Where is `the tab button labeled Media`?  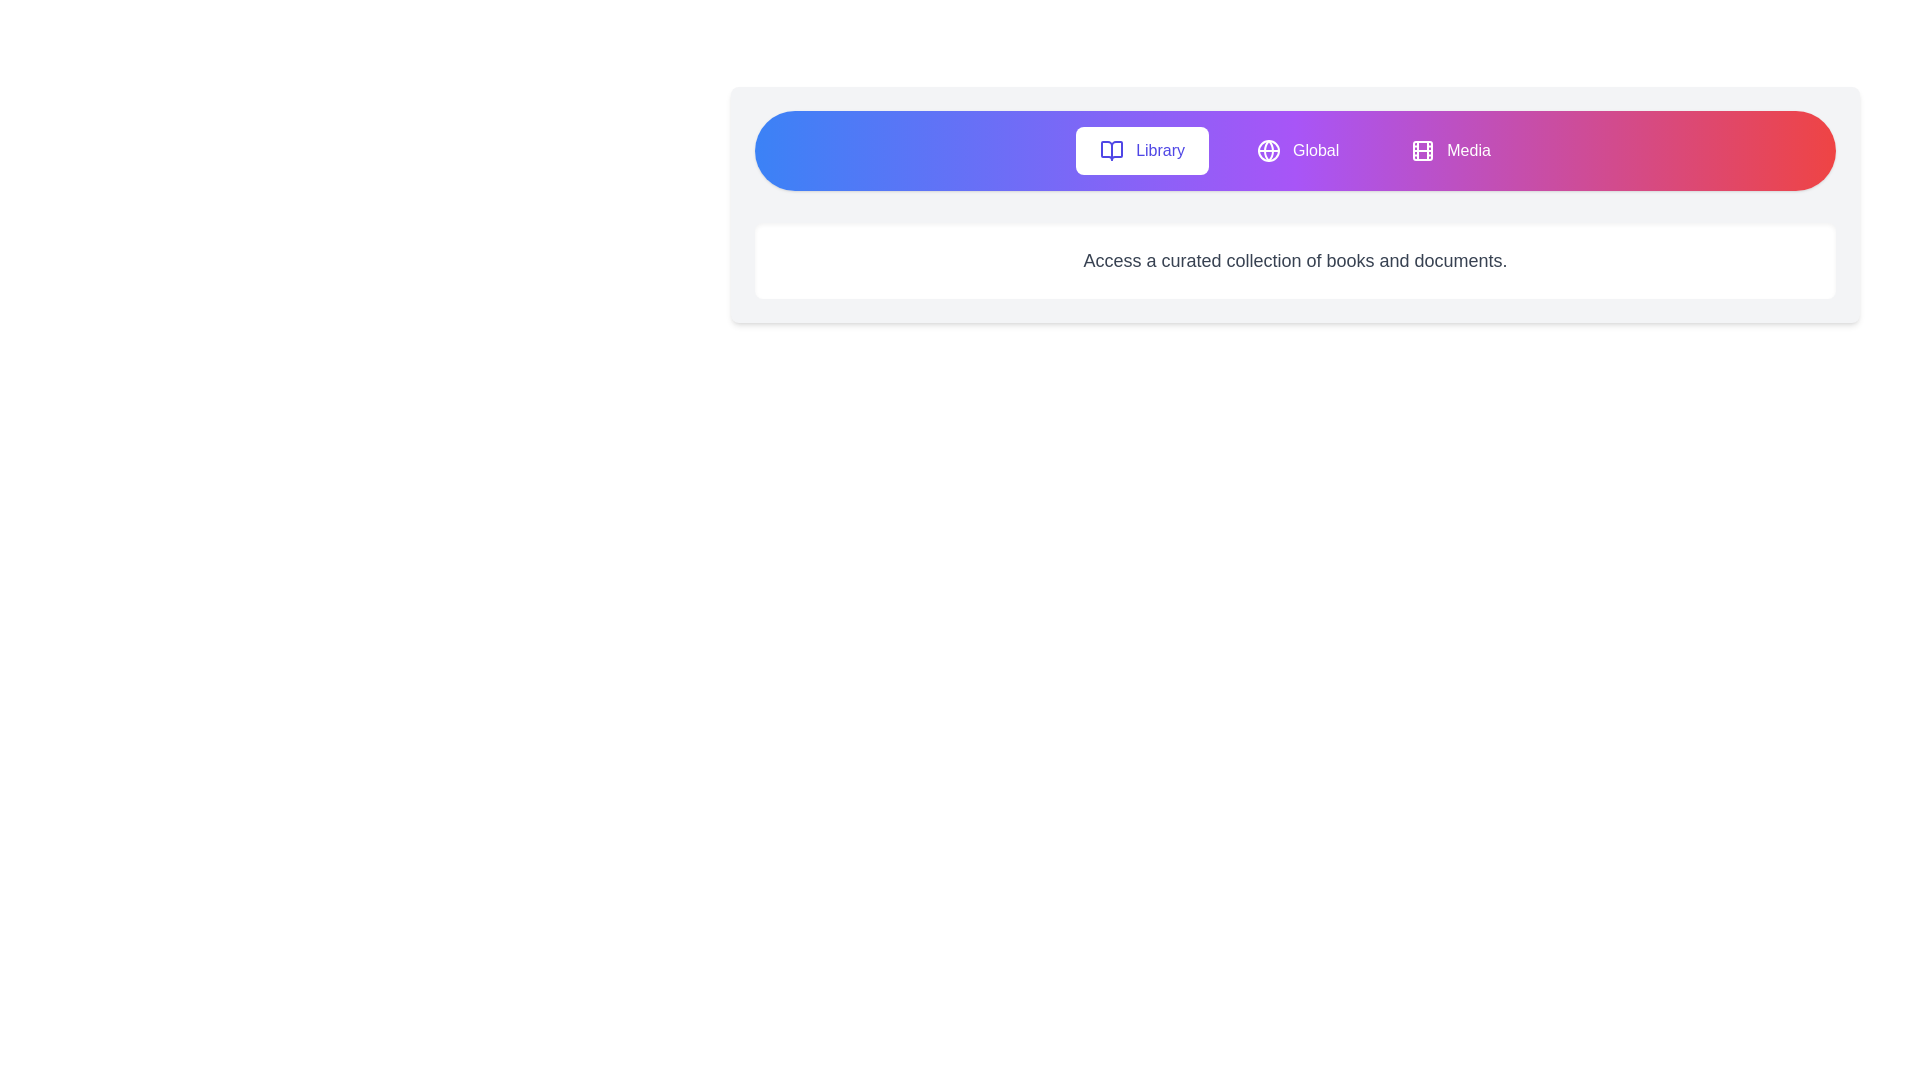
the tab button labeled Media is located at coordinates (1451, 149).